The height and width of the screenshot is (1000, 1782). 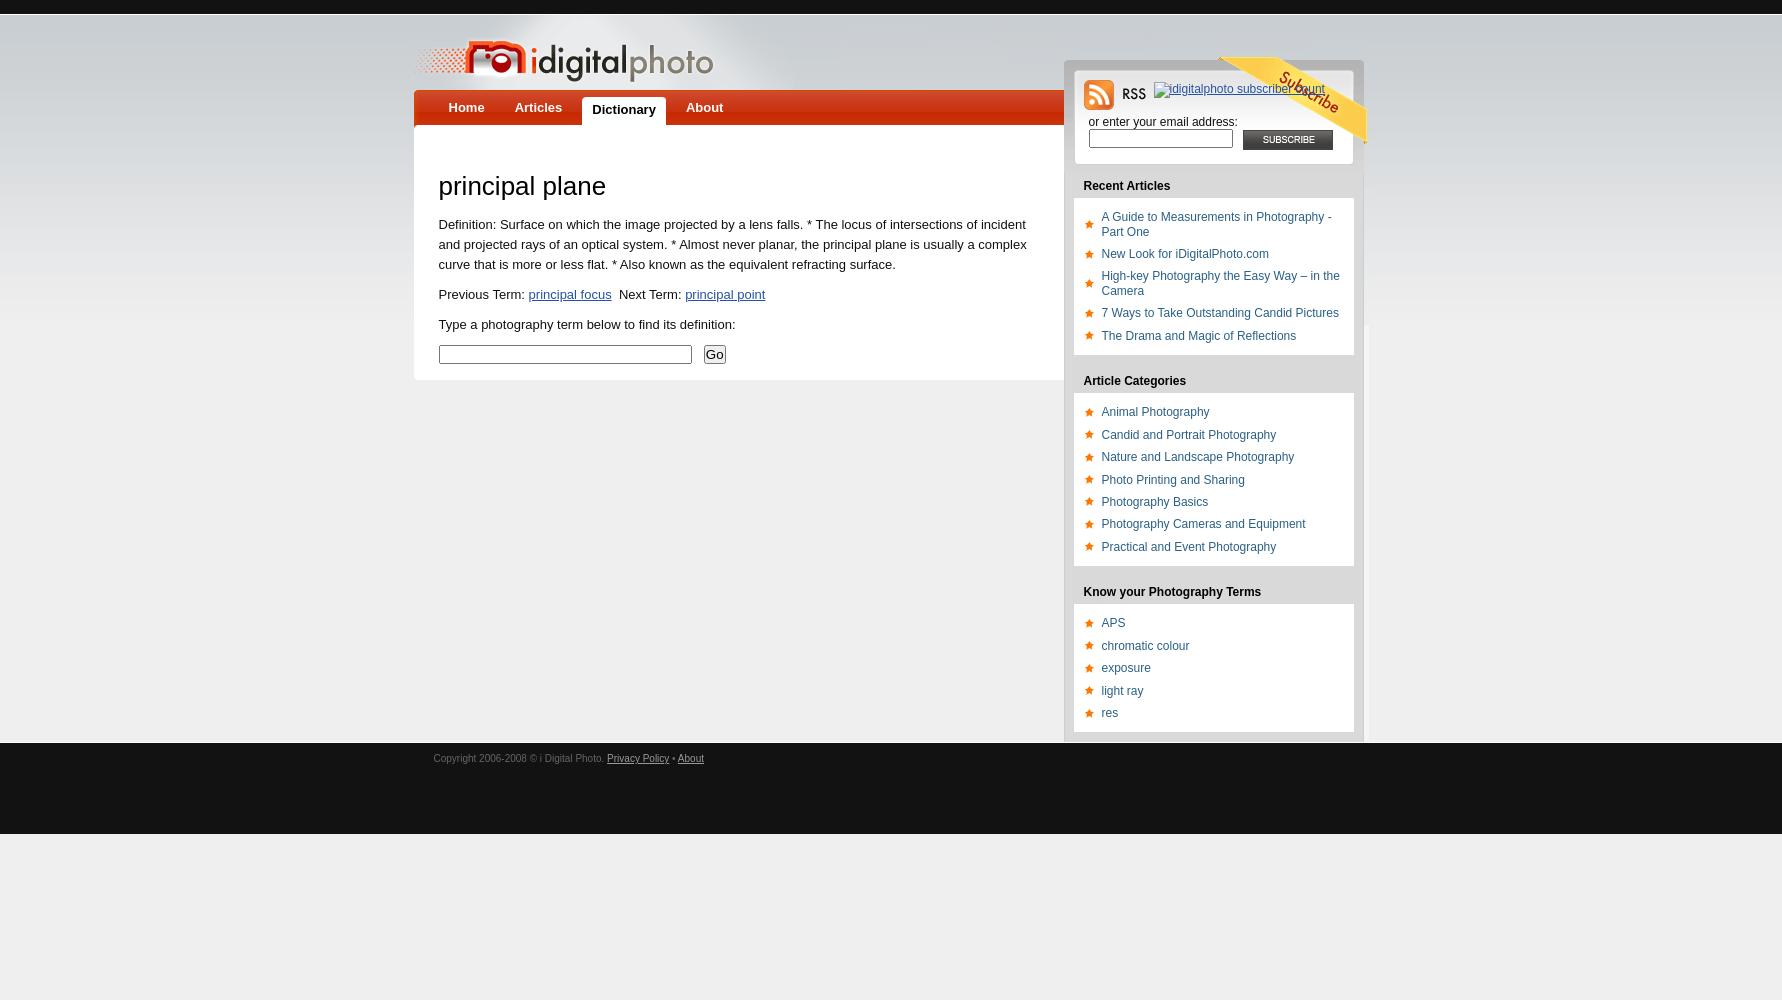 What do you see at coordinates (1125, 668) in the screenshot?
I see `'exposure'` at bounding box center [1125, 668].